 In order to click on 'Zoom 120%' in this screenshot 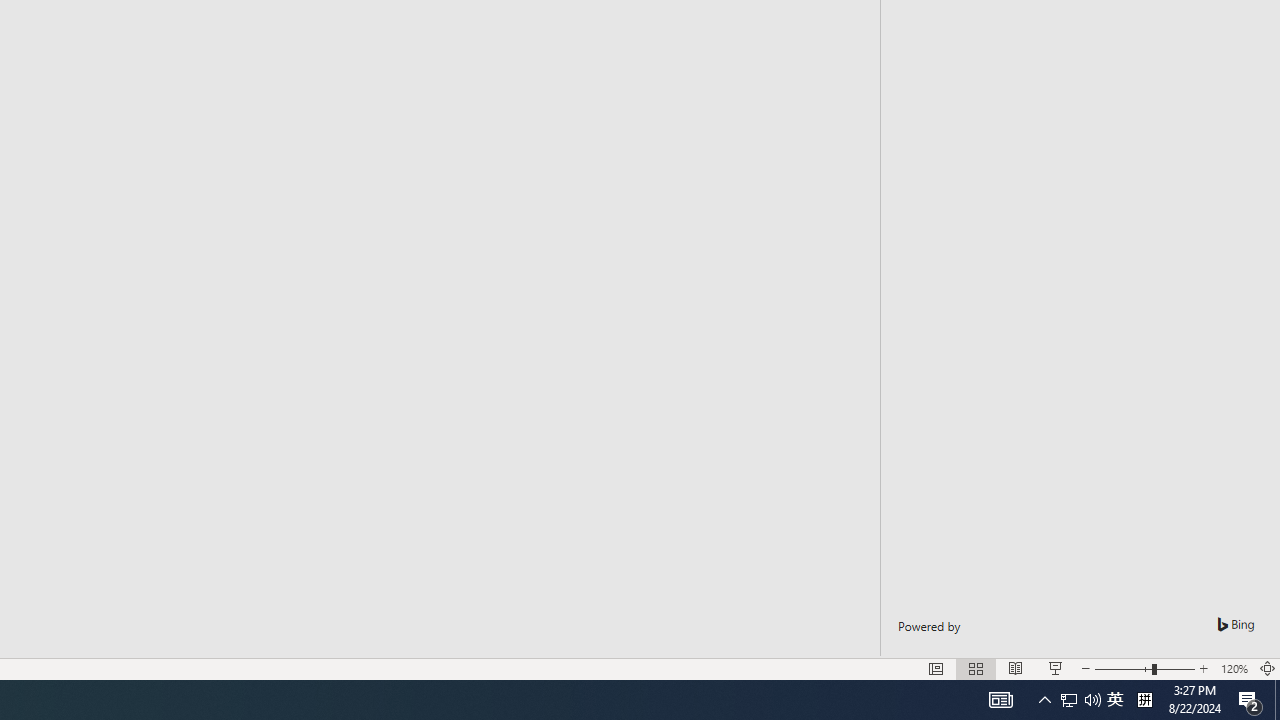, I will do `click(1233, 669)`.